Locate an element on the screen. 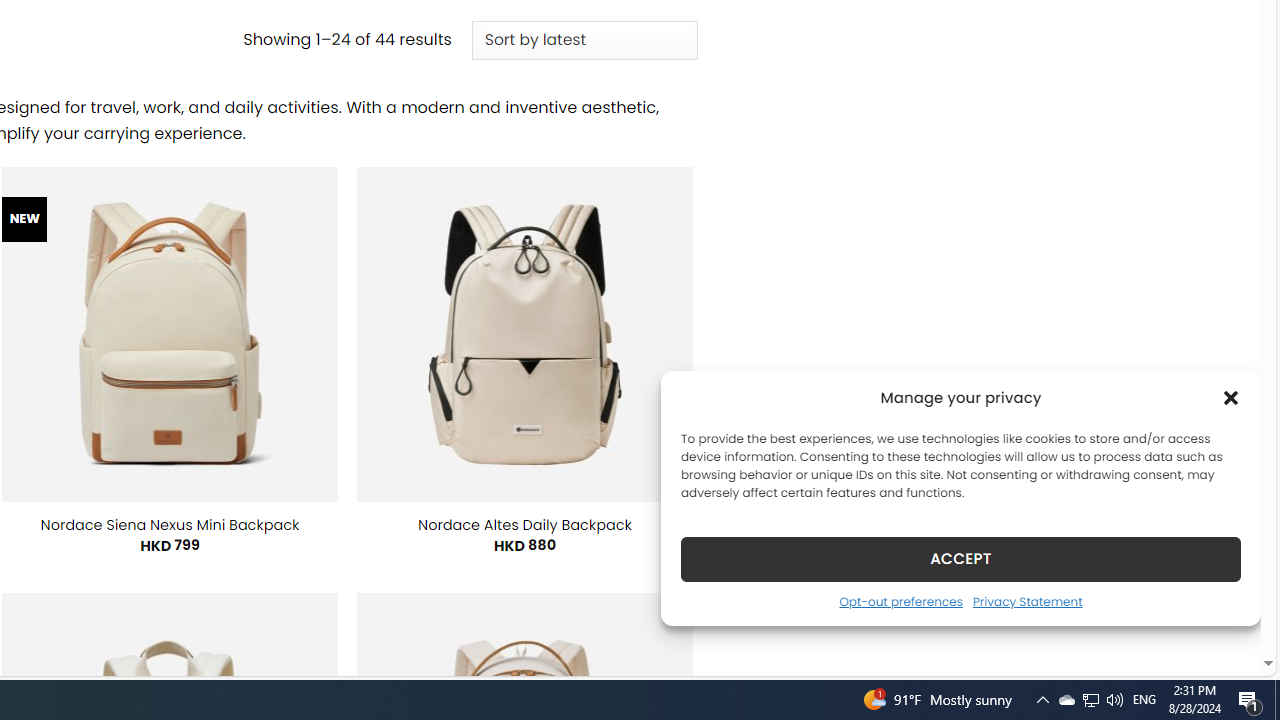  'Shop order' is located at coordinates (583, 41).